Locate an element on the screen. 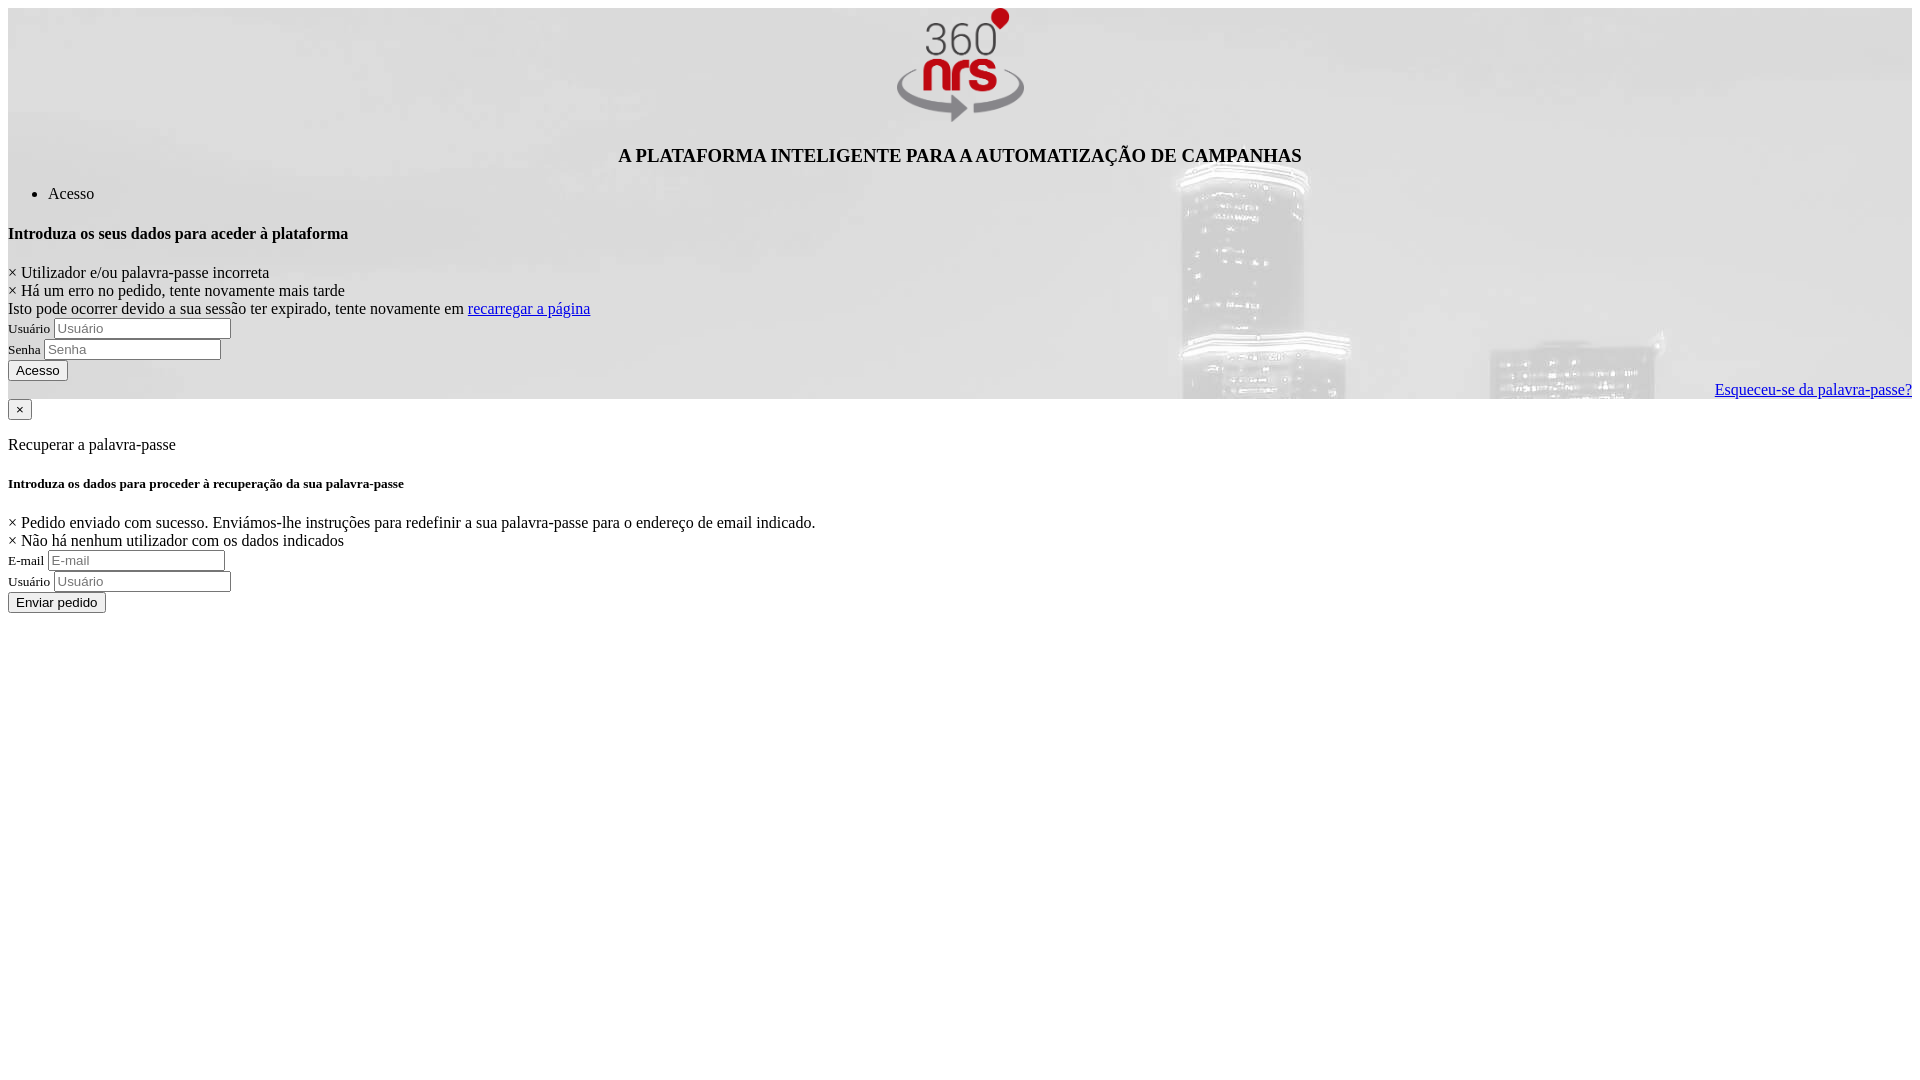 This screenshot has width=1920, height=1080. 'Acesso' is located at coordinates (71, 193).